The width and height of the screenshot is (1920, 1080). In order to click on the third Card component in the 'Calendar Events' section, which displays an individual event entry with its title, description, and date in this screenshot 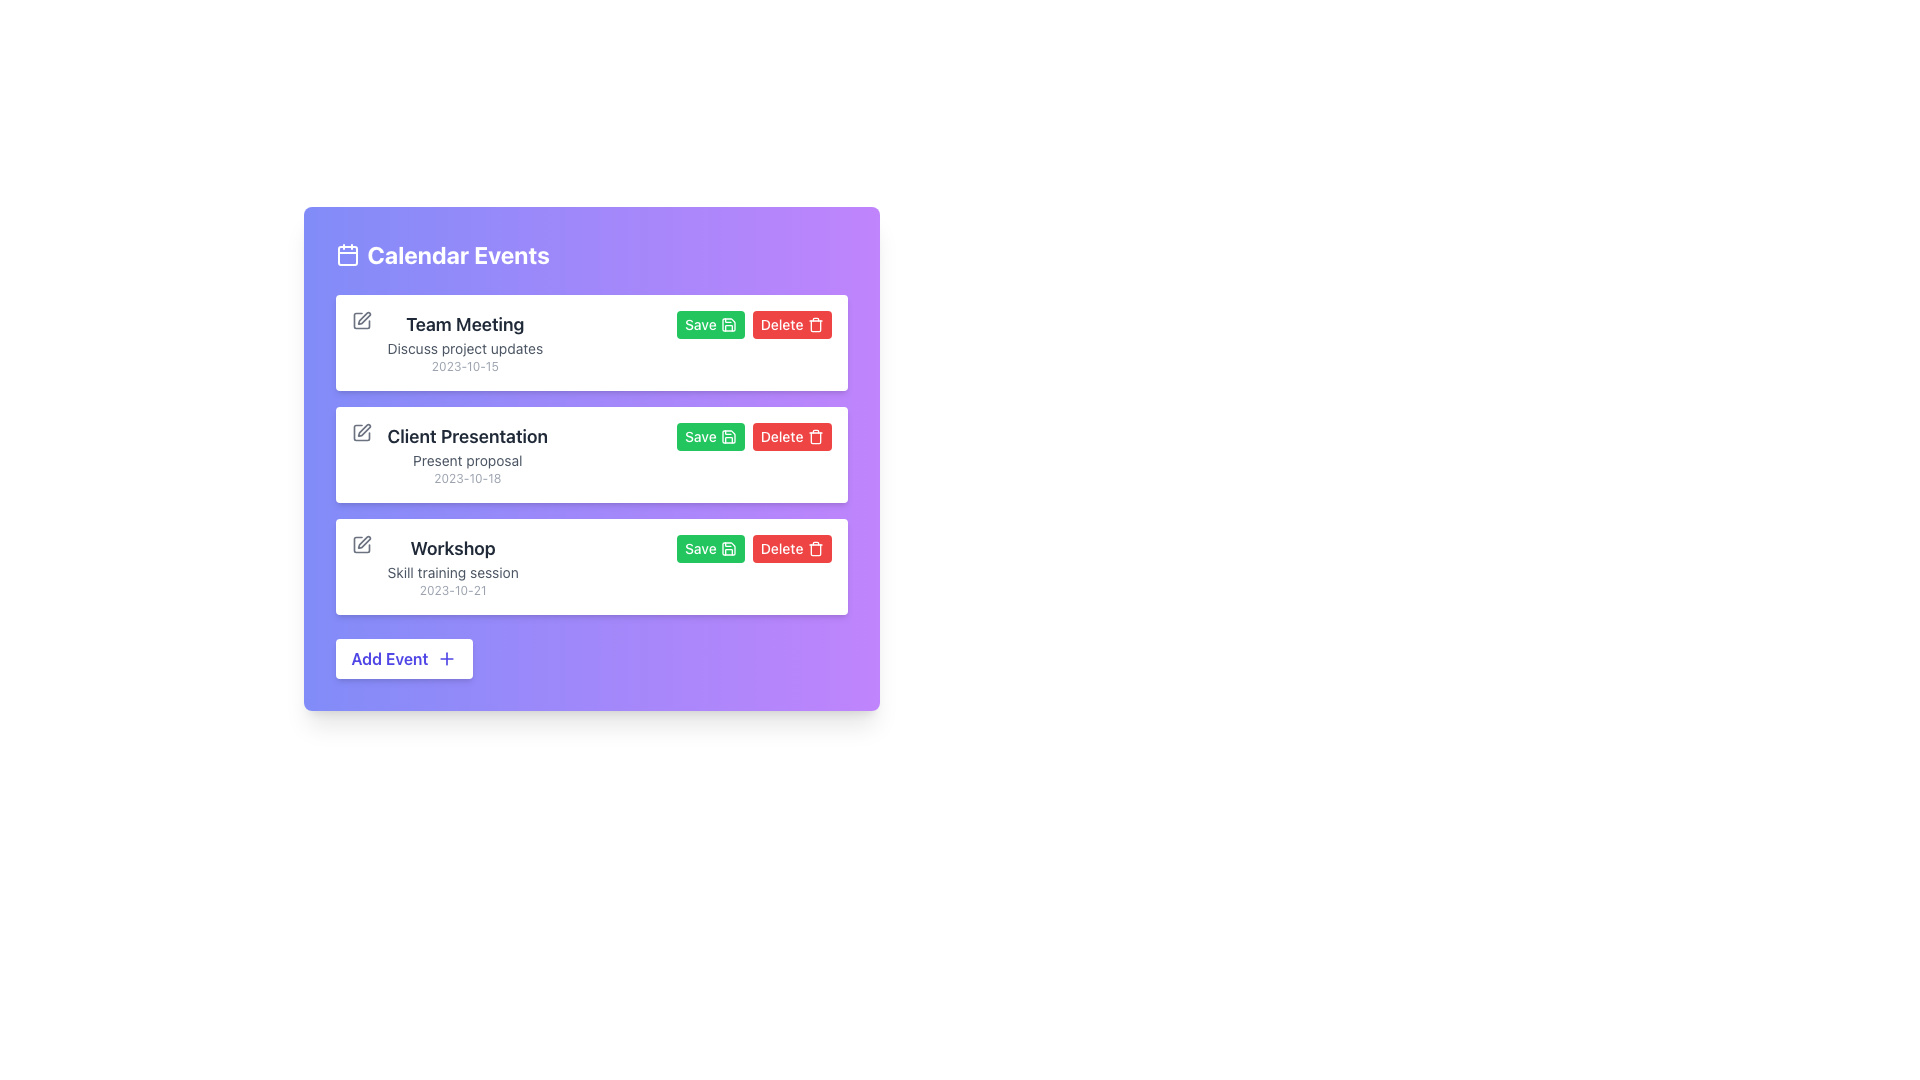, I will do `click(590, 567)`.